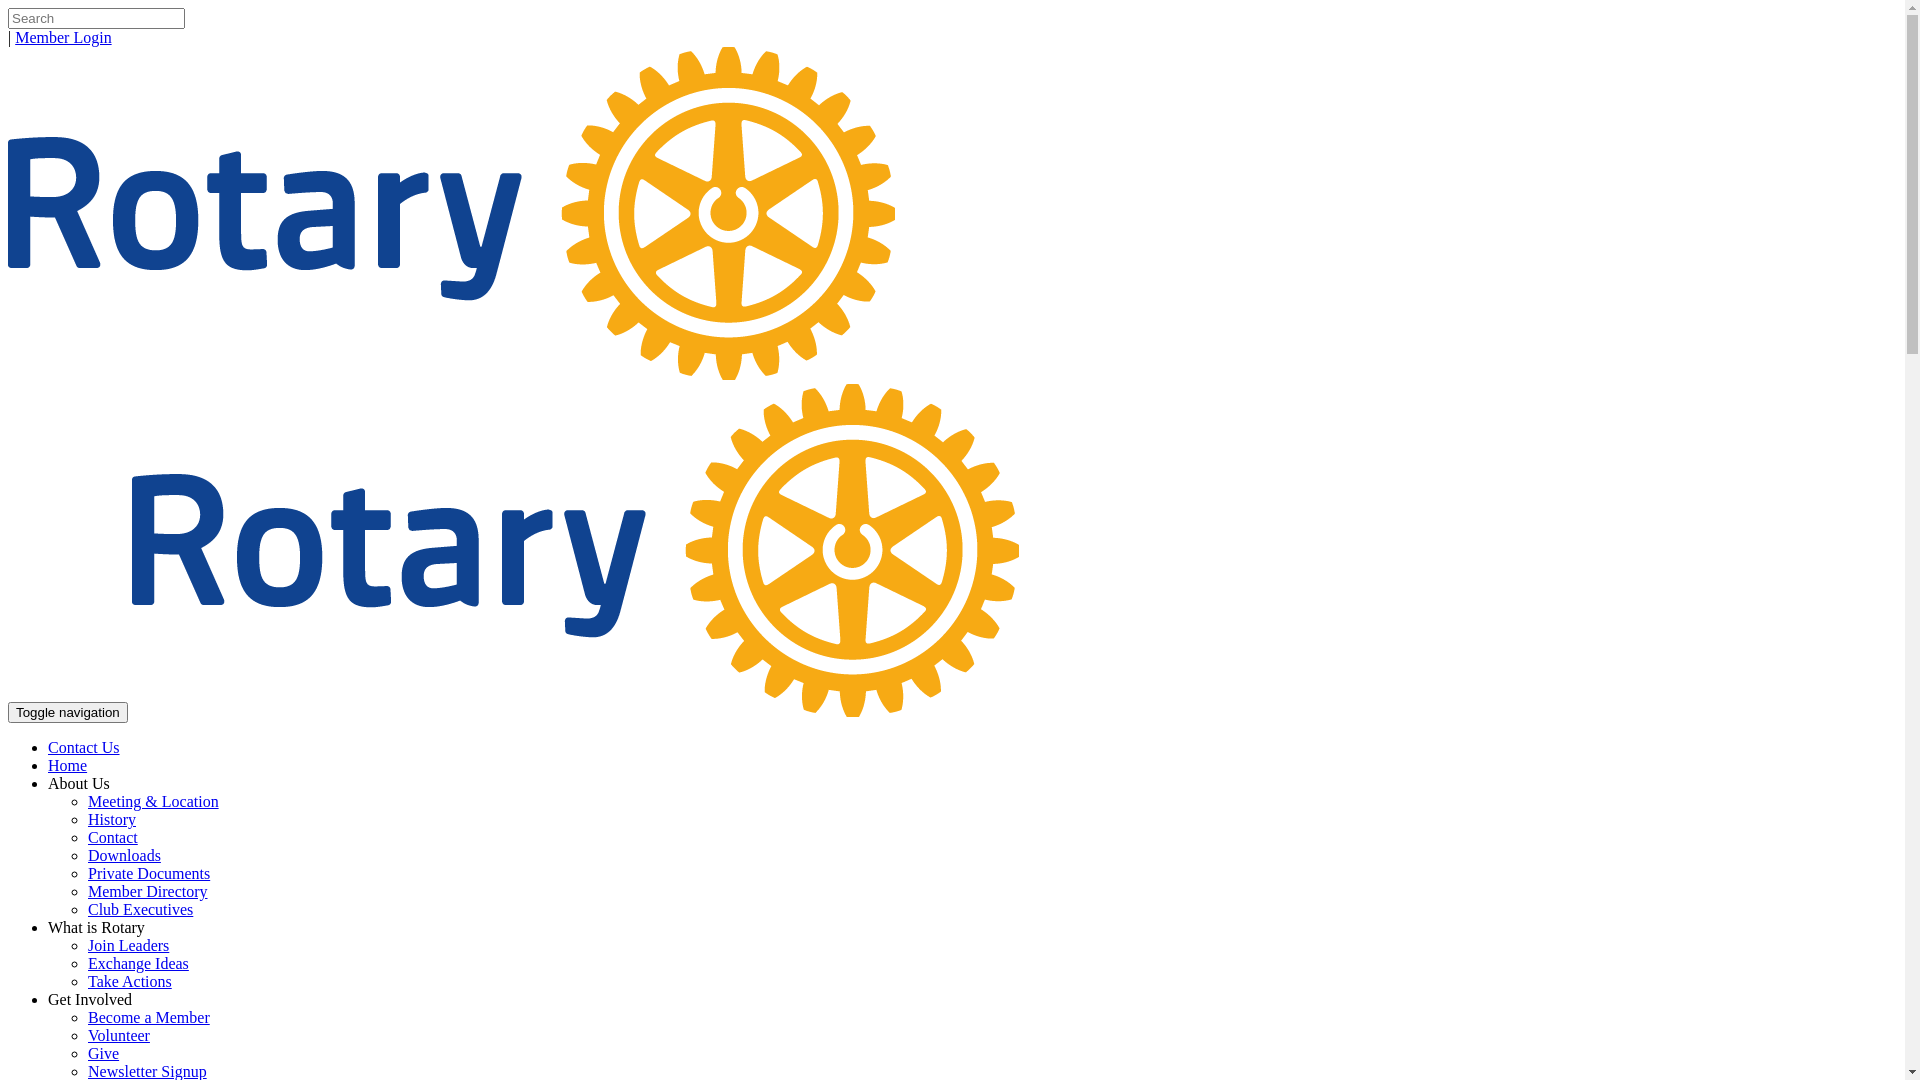 The width and height of the screenshot is (1920, 1080). I want to click on 'Club Executives', so click(86, 909).